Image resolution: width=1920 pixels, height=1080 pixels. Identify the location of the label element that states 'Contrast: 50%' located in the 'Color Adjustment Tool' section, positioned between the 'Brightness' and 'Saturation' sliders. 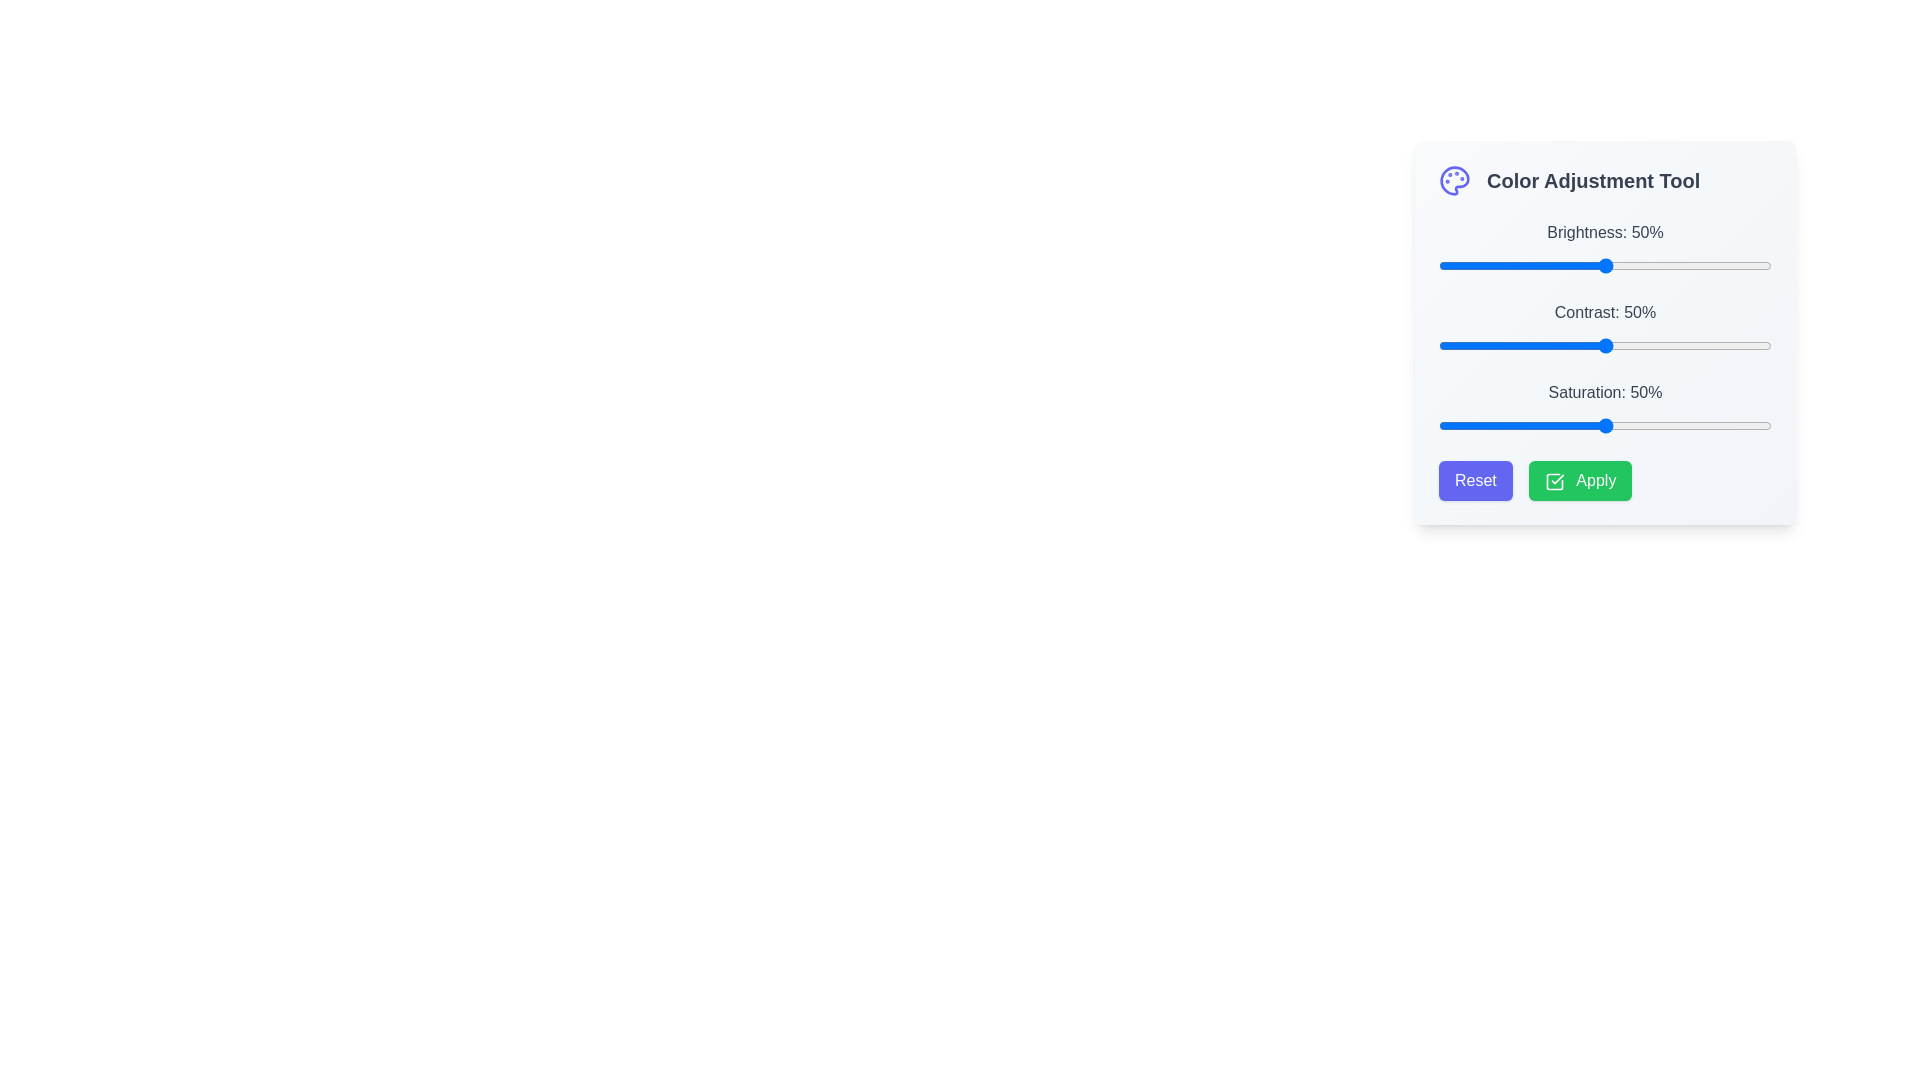
(1605, 312).